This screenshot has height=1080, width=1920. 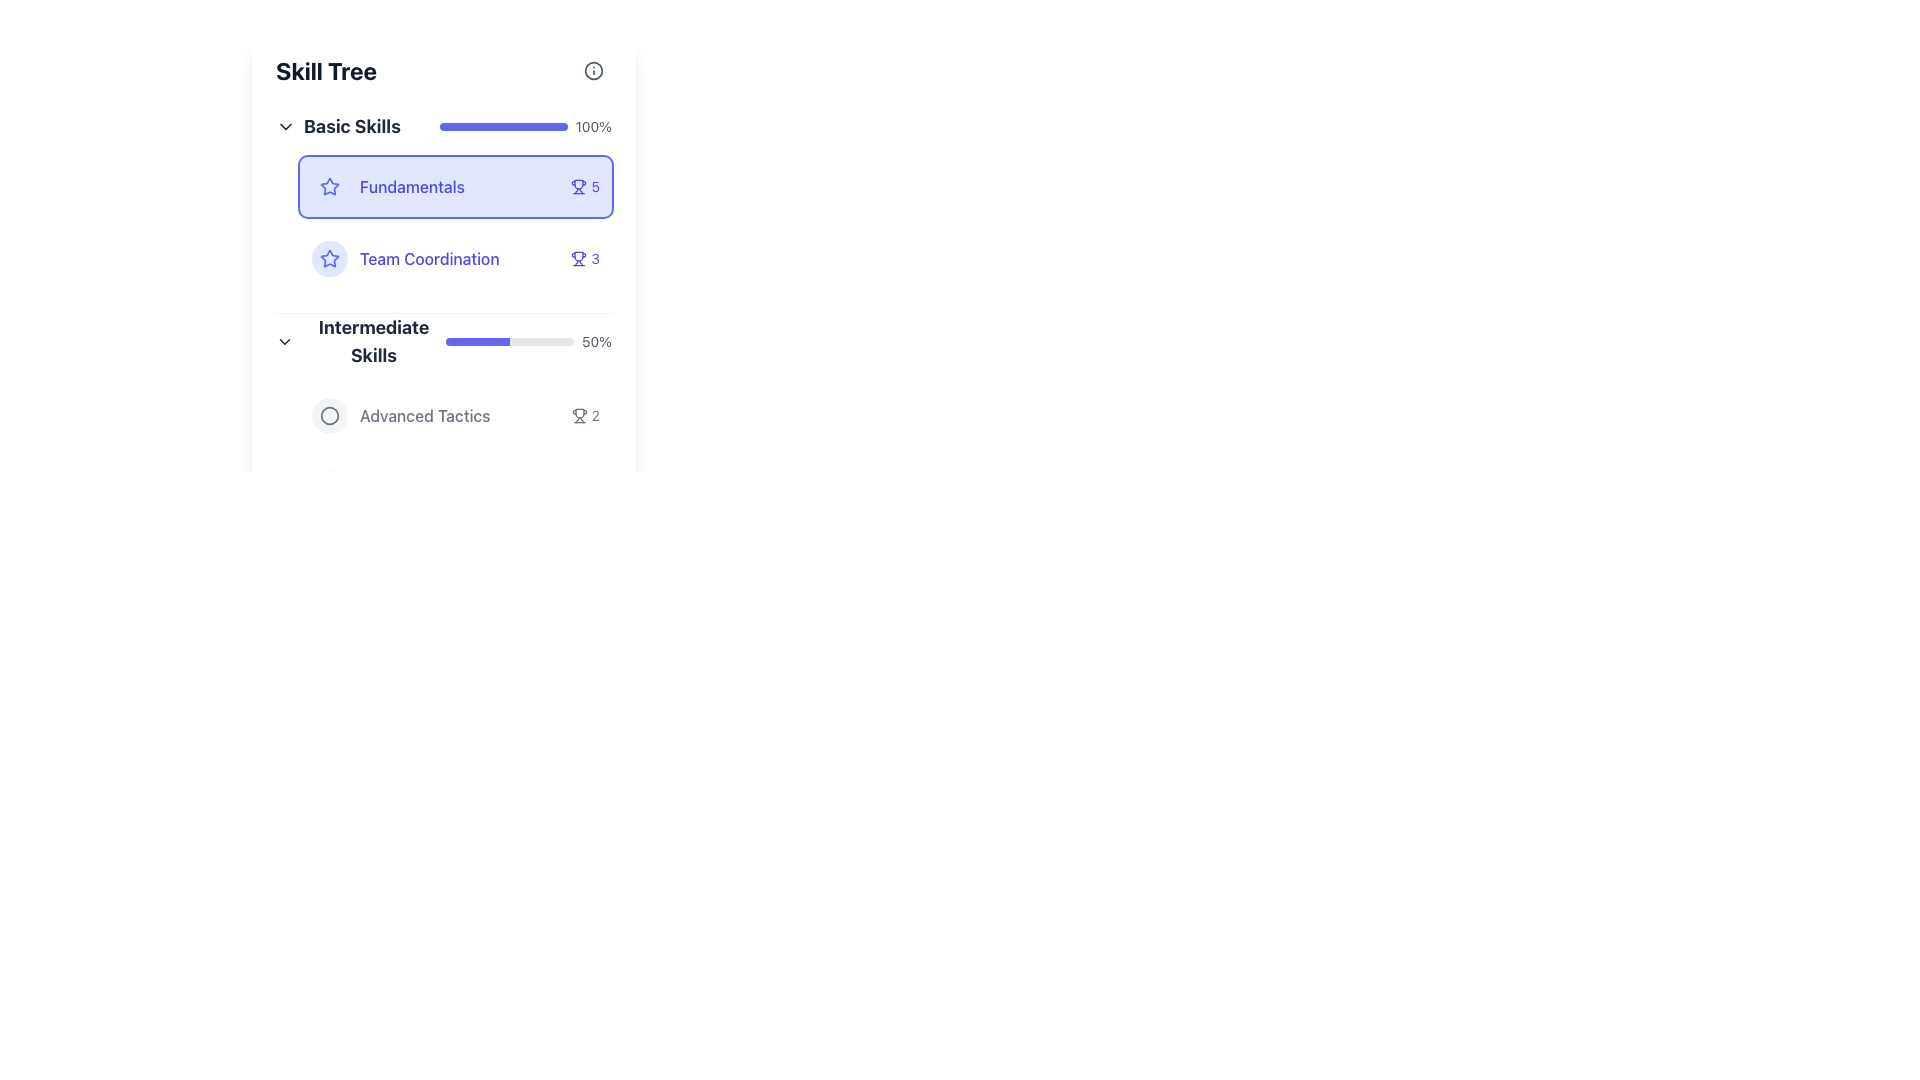 What do you see at coordinates (330, 415) in the screenshot?
I see `the circular icon with a stroke outline located in the top-right corner of the 'Skill Tree' interface, near the 'Basic Skills' section` at bounding box center [330, 415].